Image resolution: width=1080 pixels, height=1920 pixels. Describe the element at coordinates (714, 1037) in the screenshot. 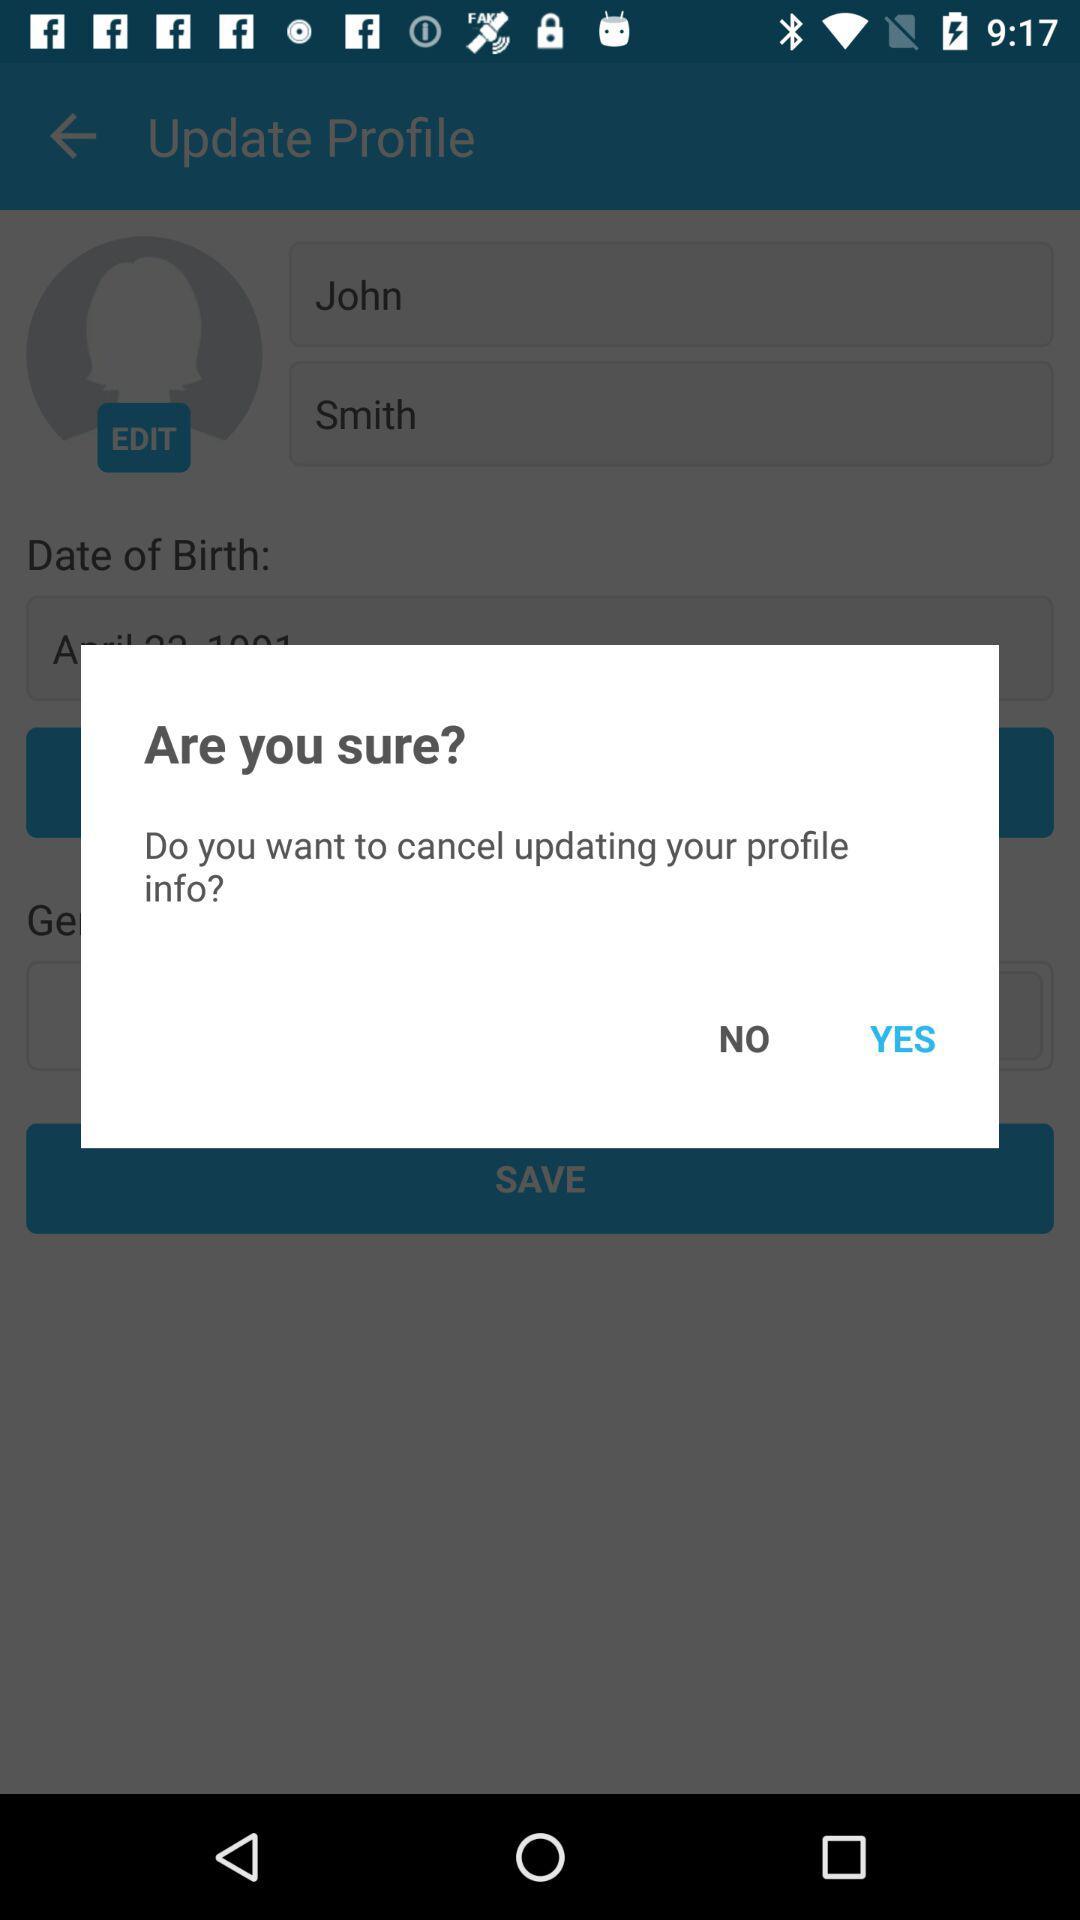

I see `the icon below do you want` at that location.